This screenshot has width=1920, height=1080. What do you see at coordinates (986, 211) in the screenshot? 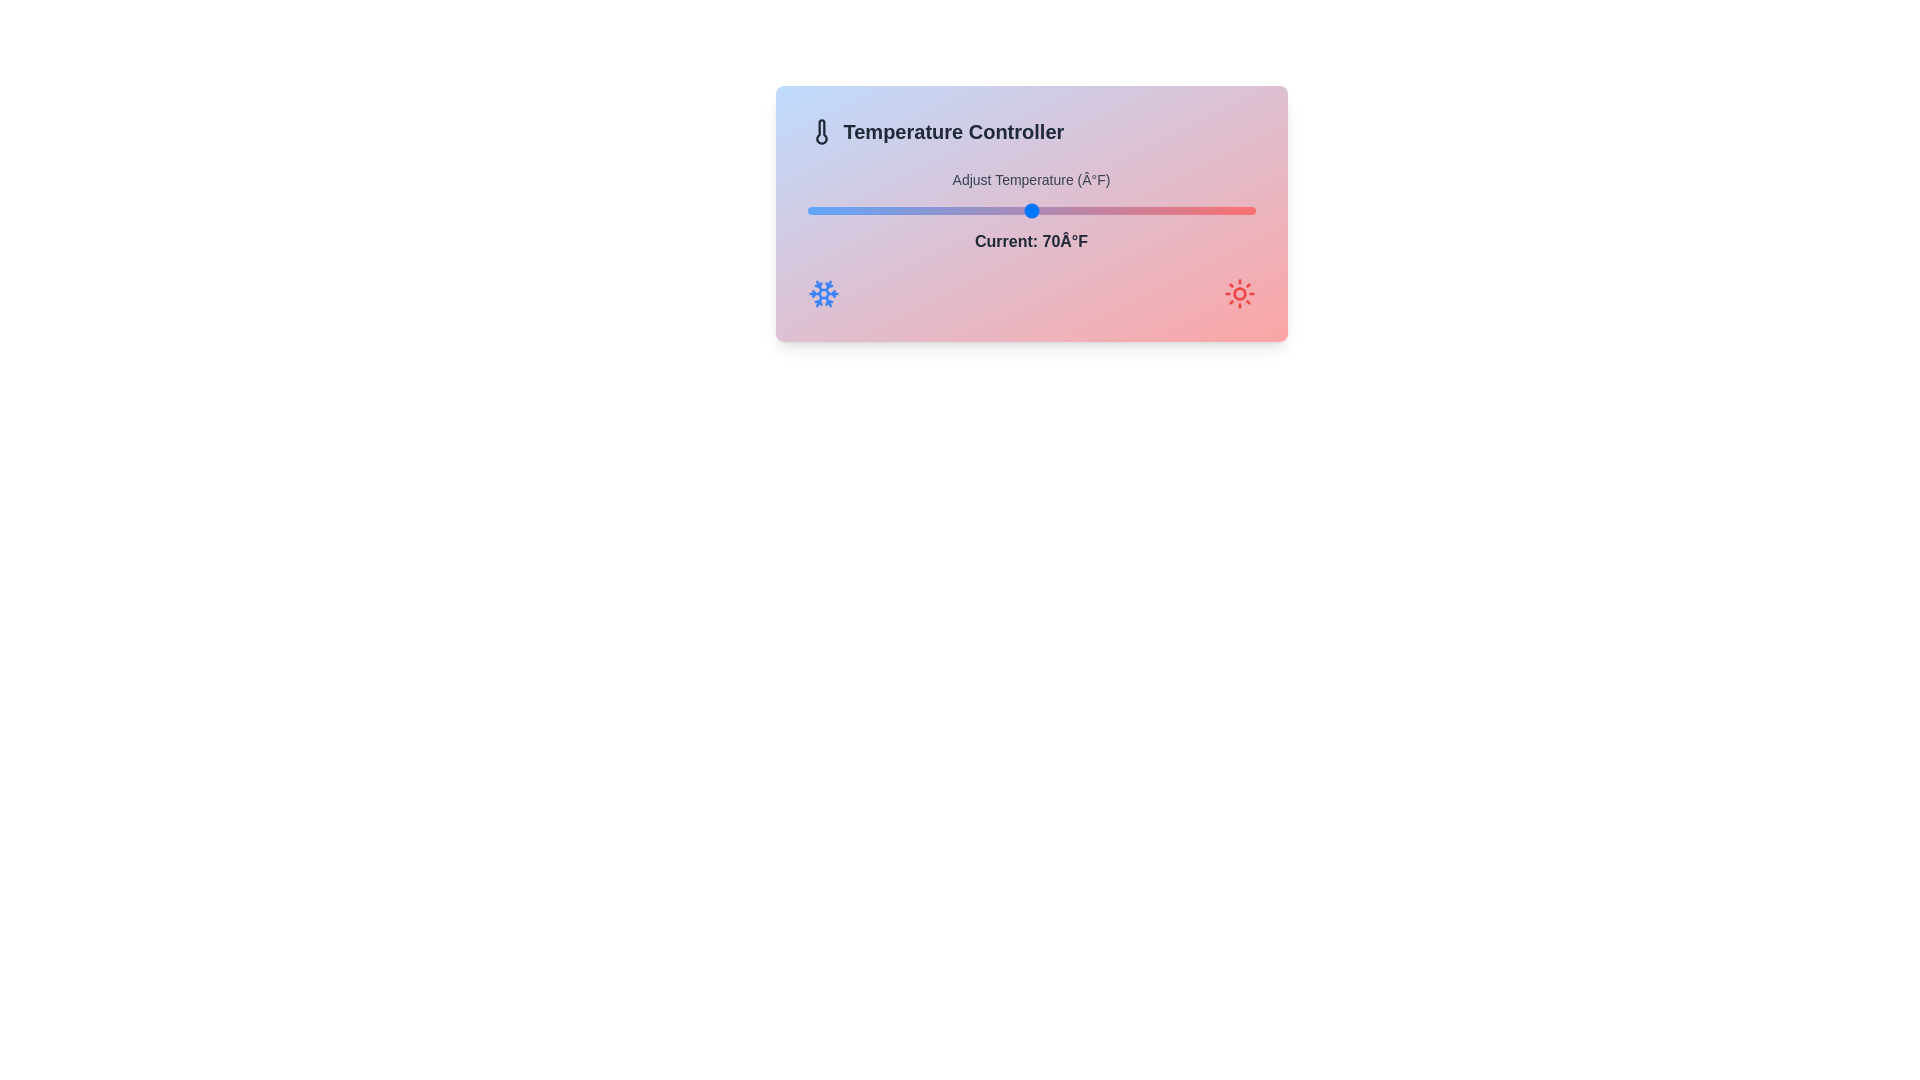
I see `the temperature to 66 degrees Fahrenheit using the slider` at bounding box center [986, 211].